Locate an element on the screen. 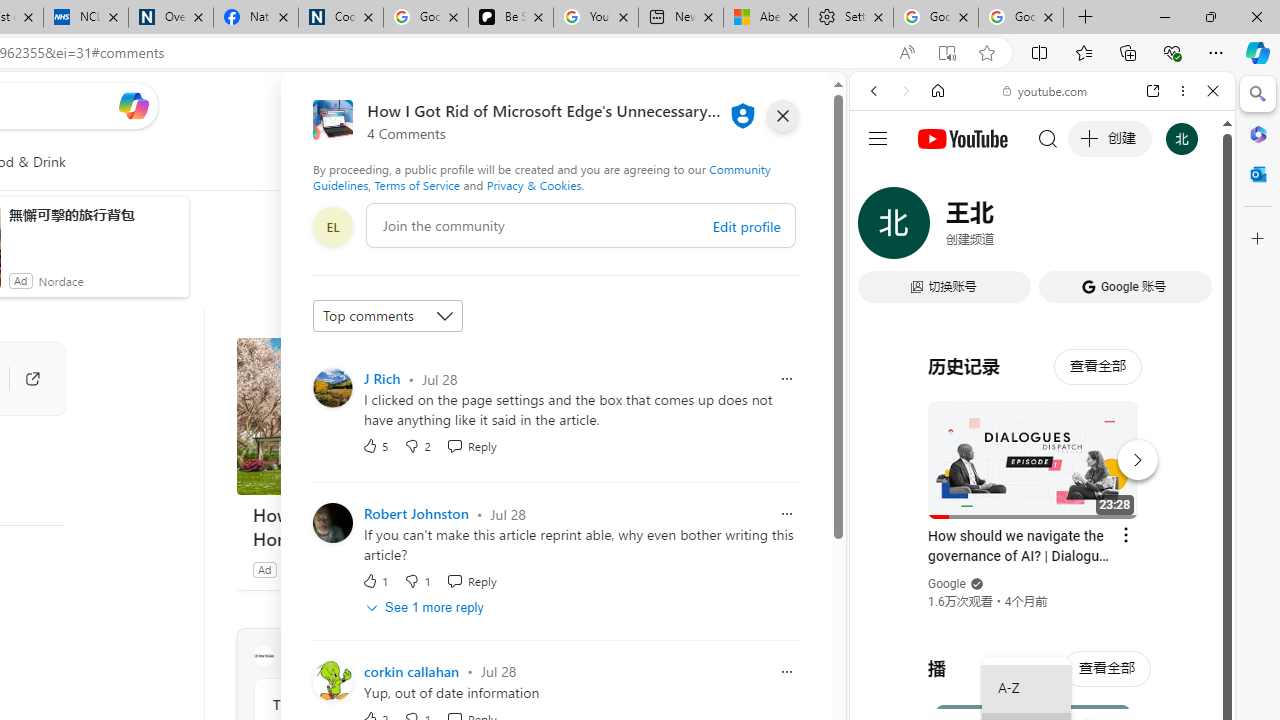 The image size is (1280, 720). 'VIDEOS' is located at coordinates (1006, 227).